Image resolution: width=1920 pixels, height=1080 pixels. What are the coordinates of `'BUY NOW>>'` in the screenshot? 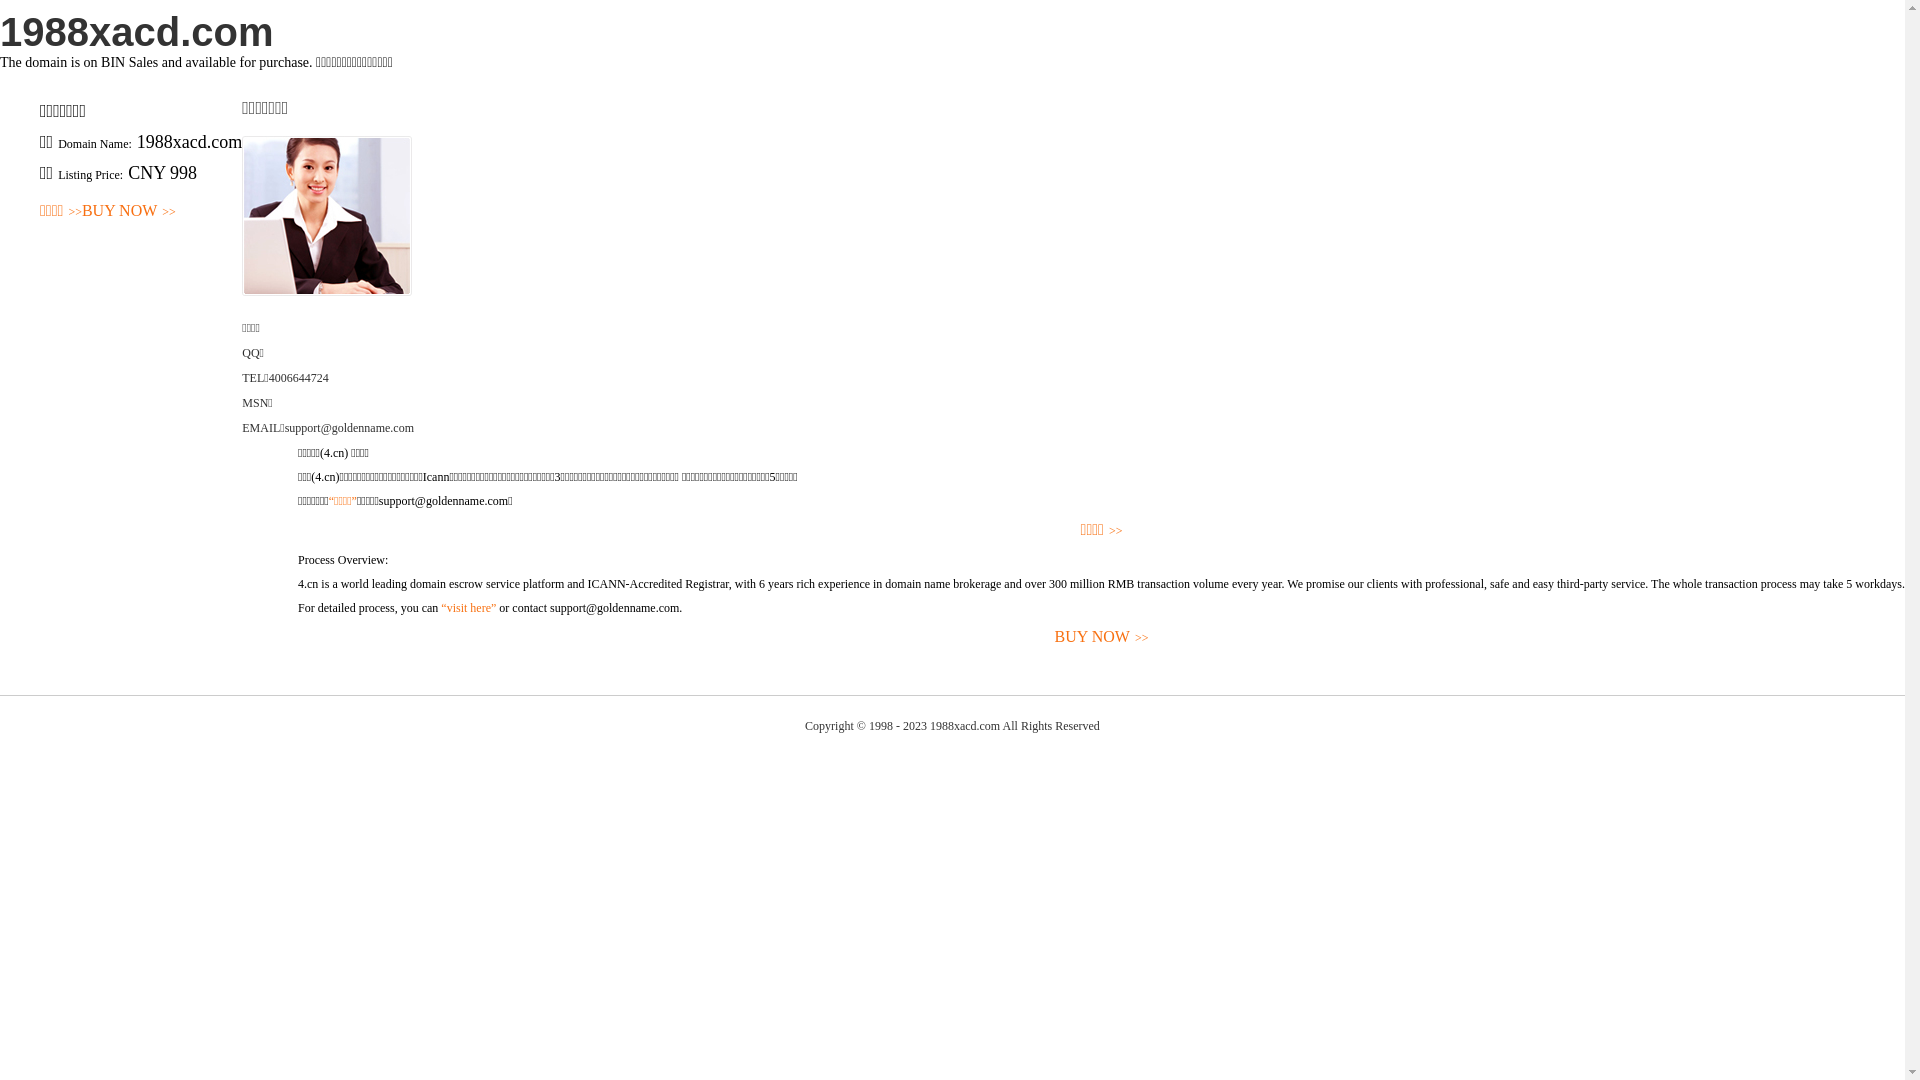 It's located at (128, 211).